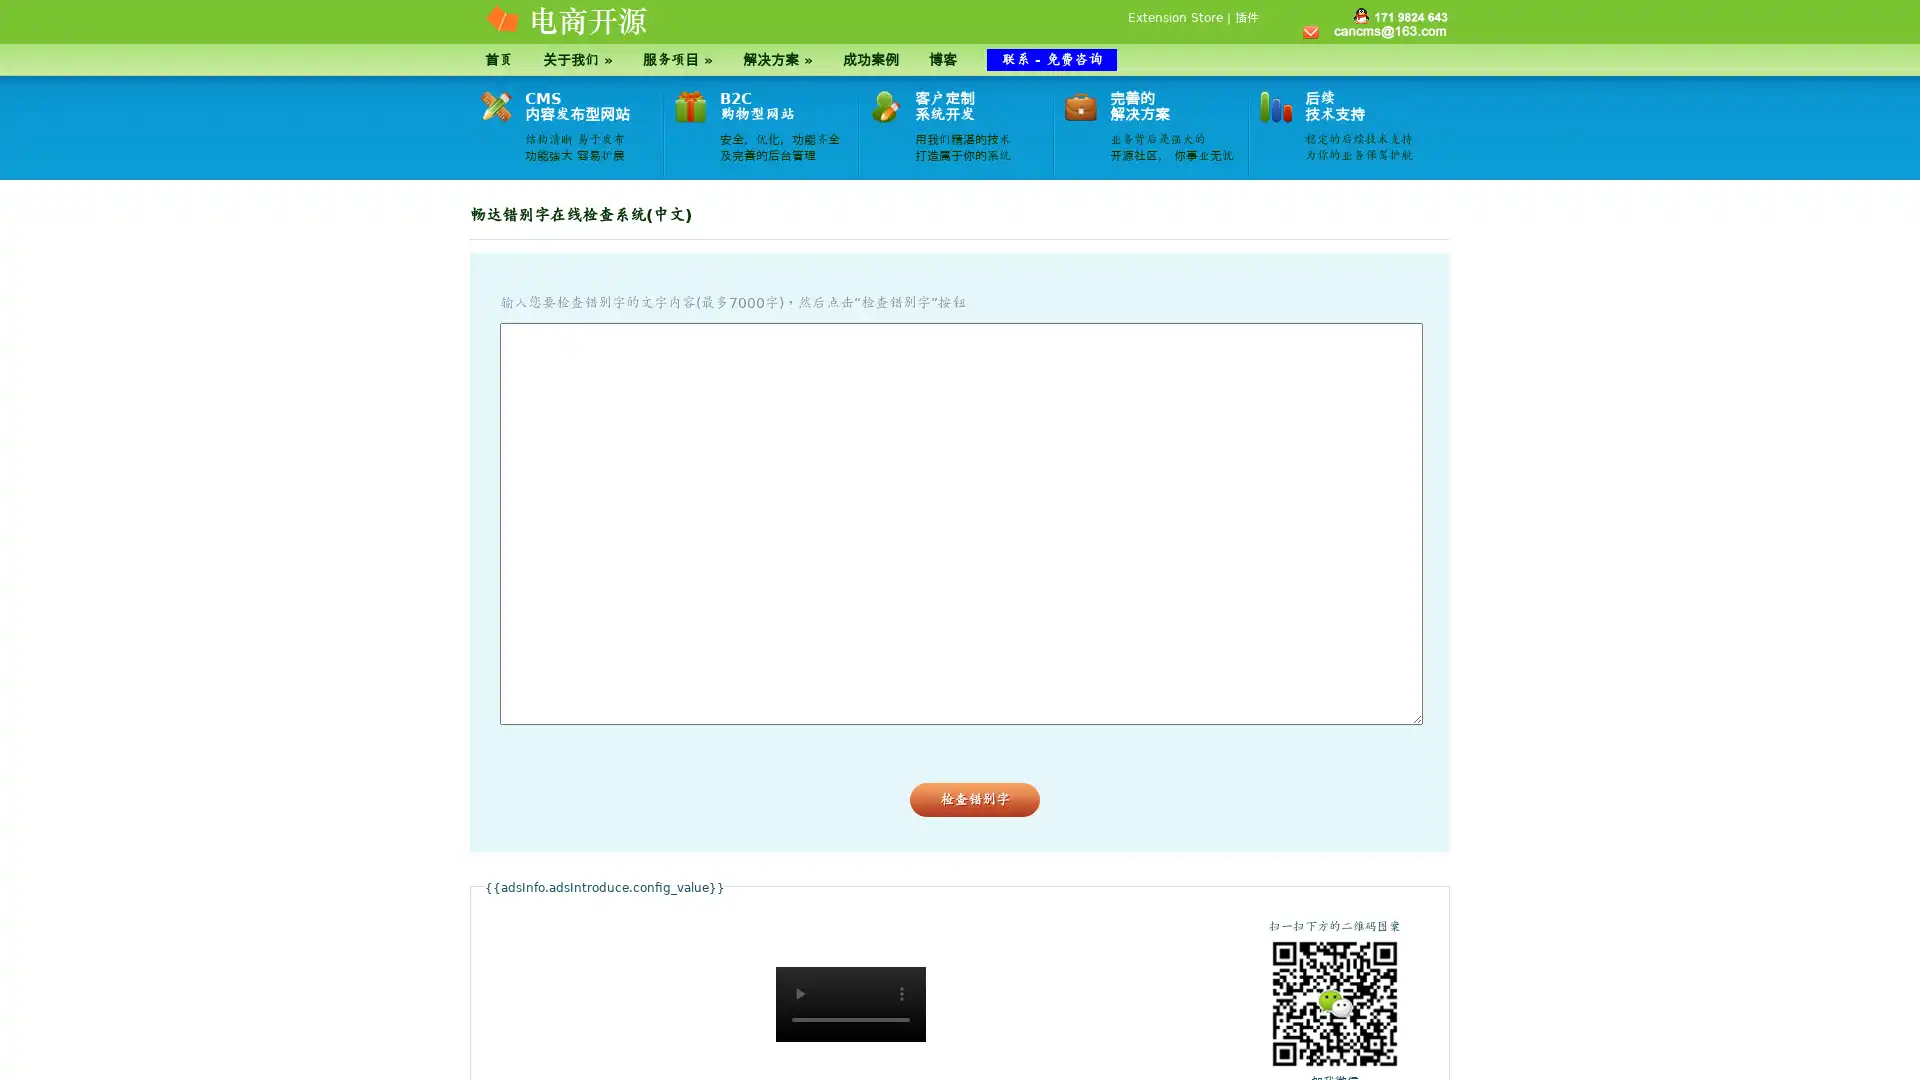  I want to click on play, so click(800, 994).